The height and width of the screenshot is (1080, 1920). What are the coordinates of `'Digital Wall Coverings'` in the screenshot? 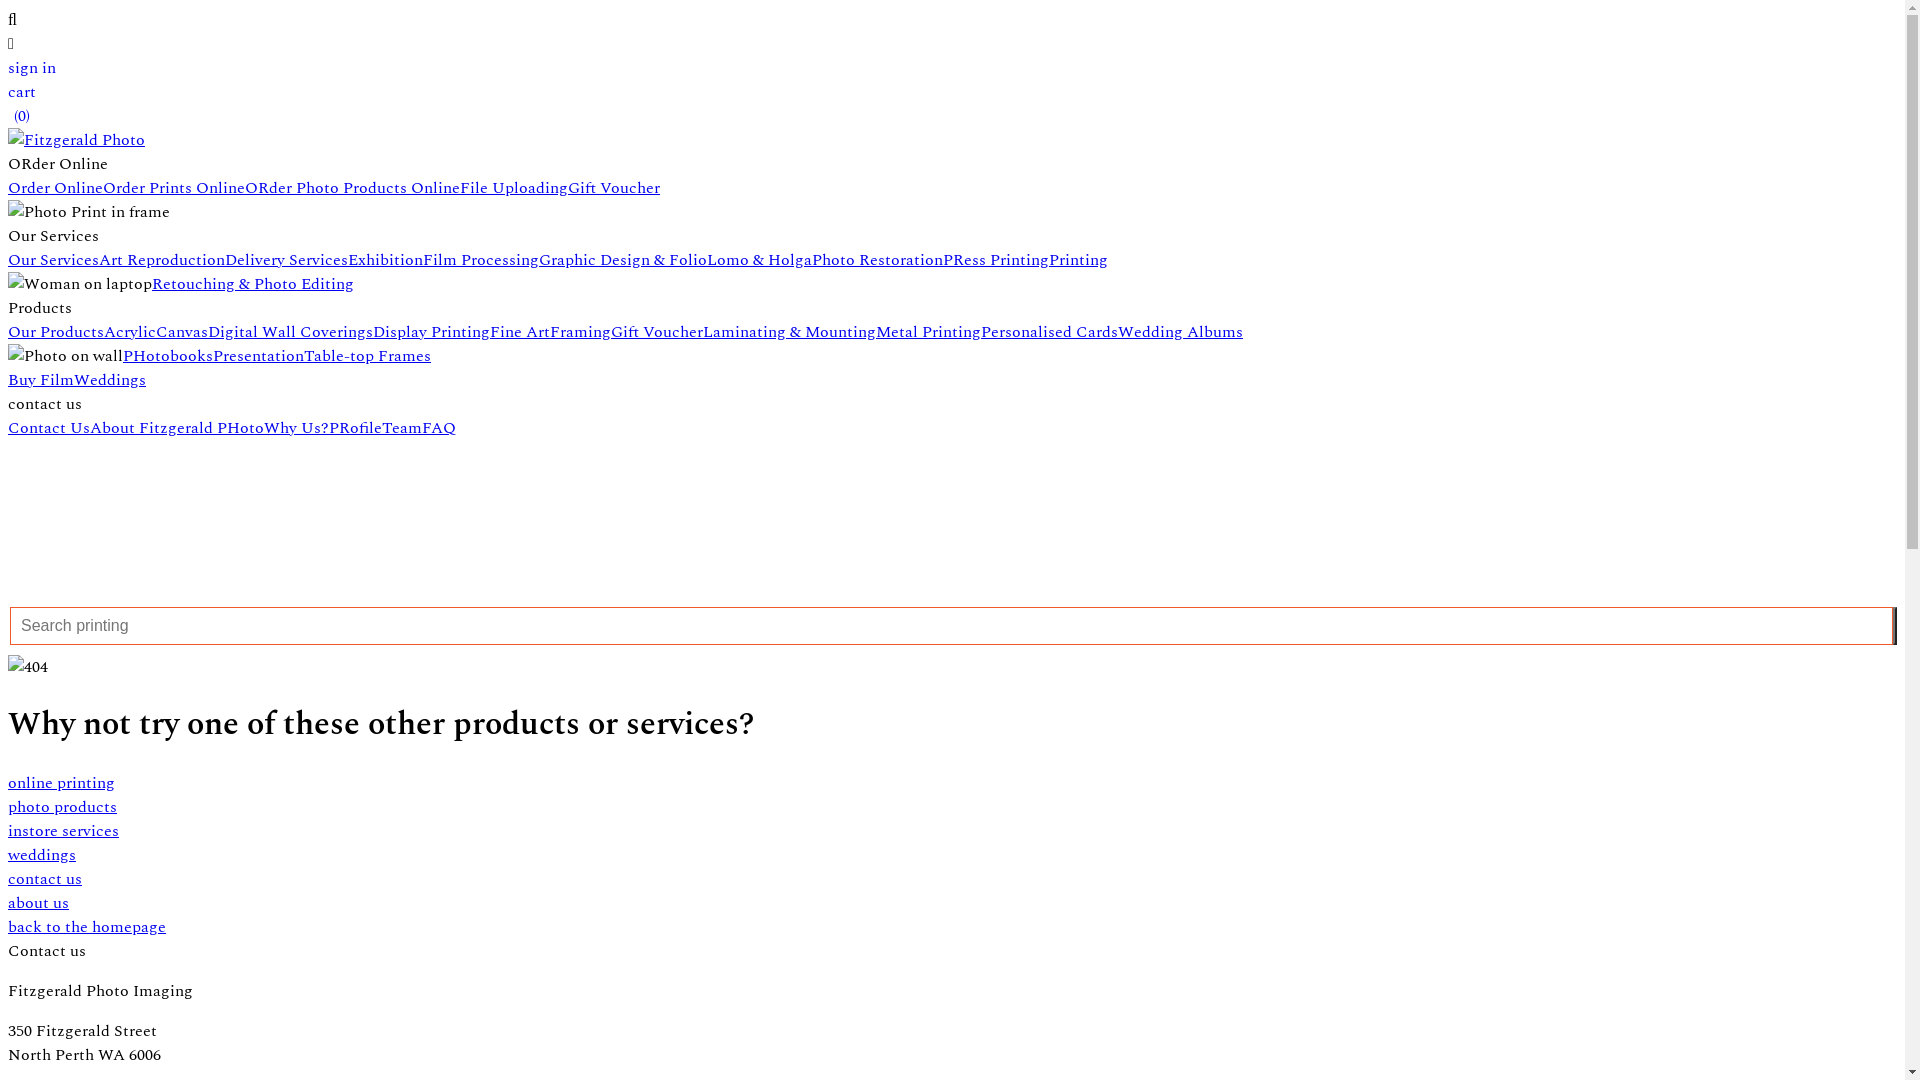 It's located at (289, 330).